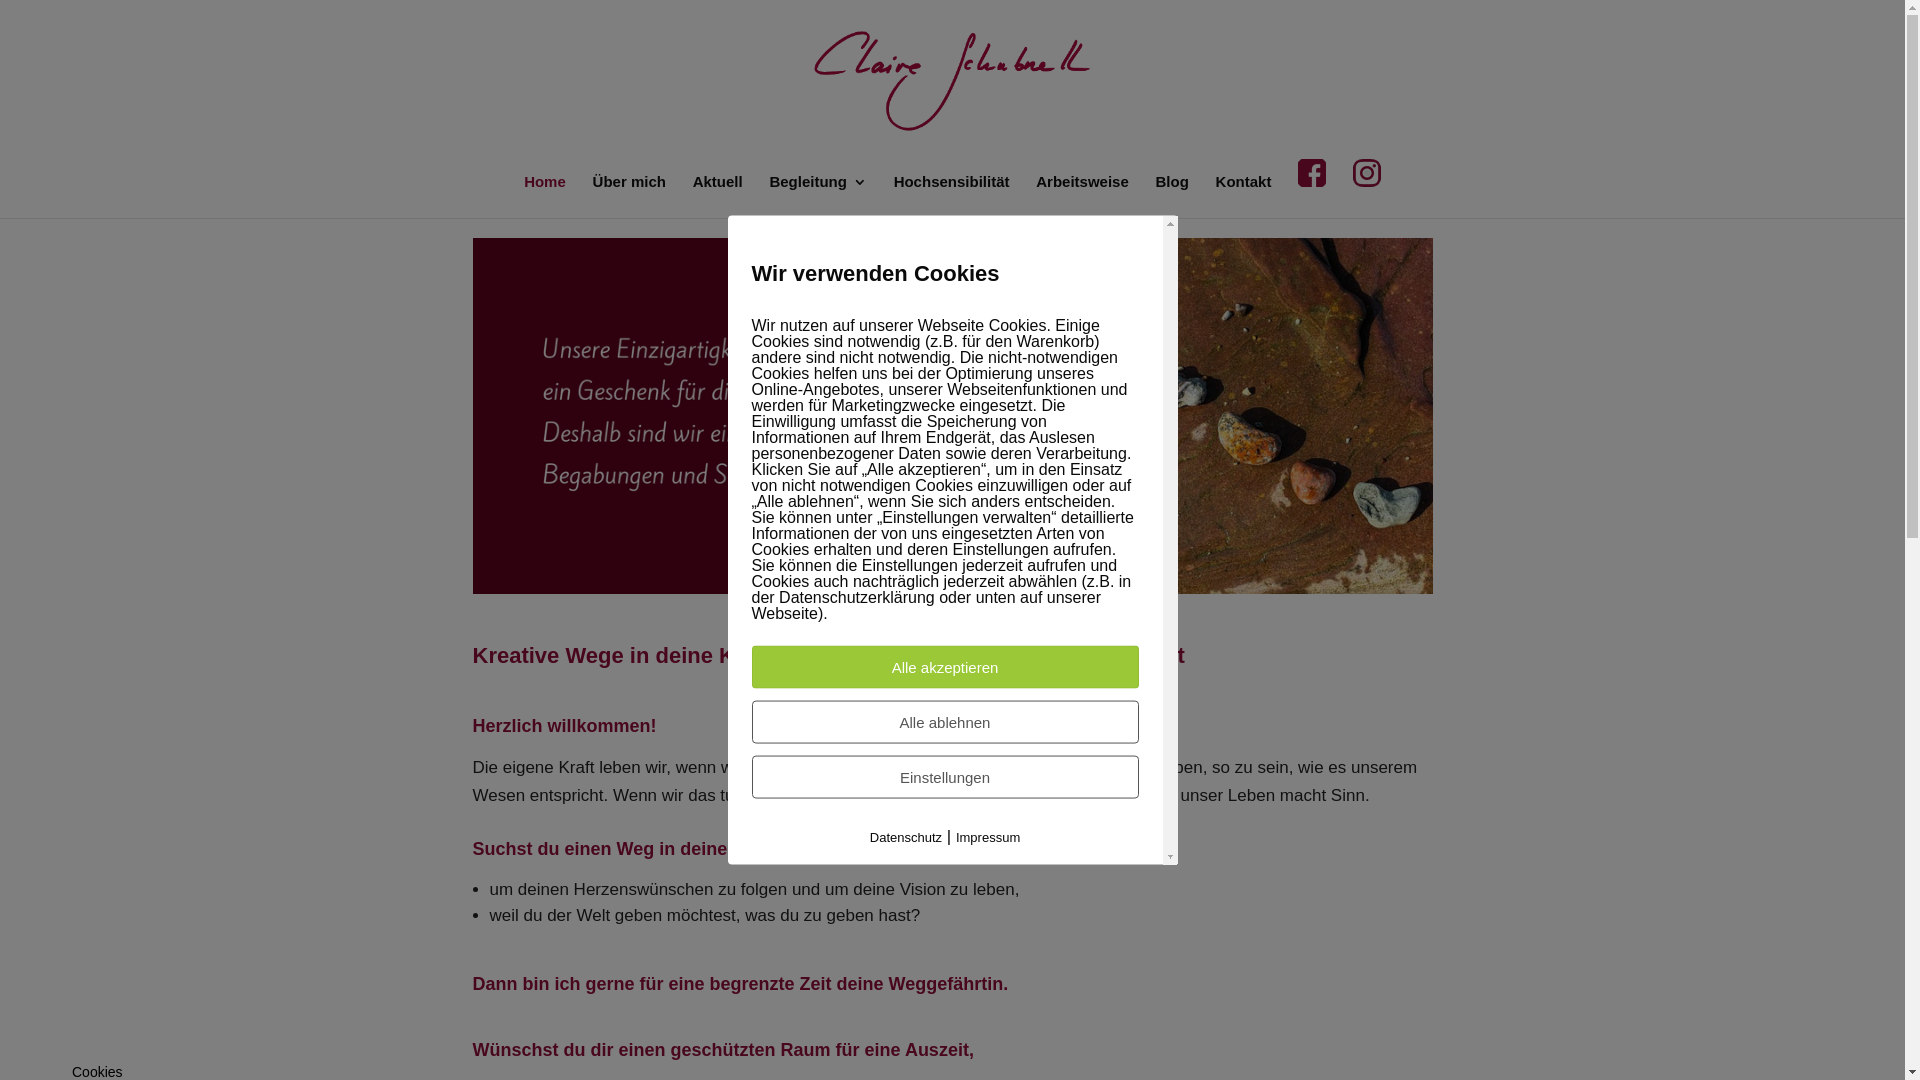  I want to click on 'Einstellungen', so click(944, 776).